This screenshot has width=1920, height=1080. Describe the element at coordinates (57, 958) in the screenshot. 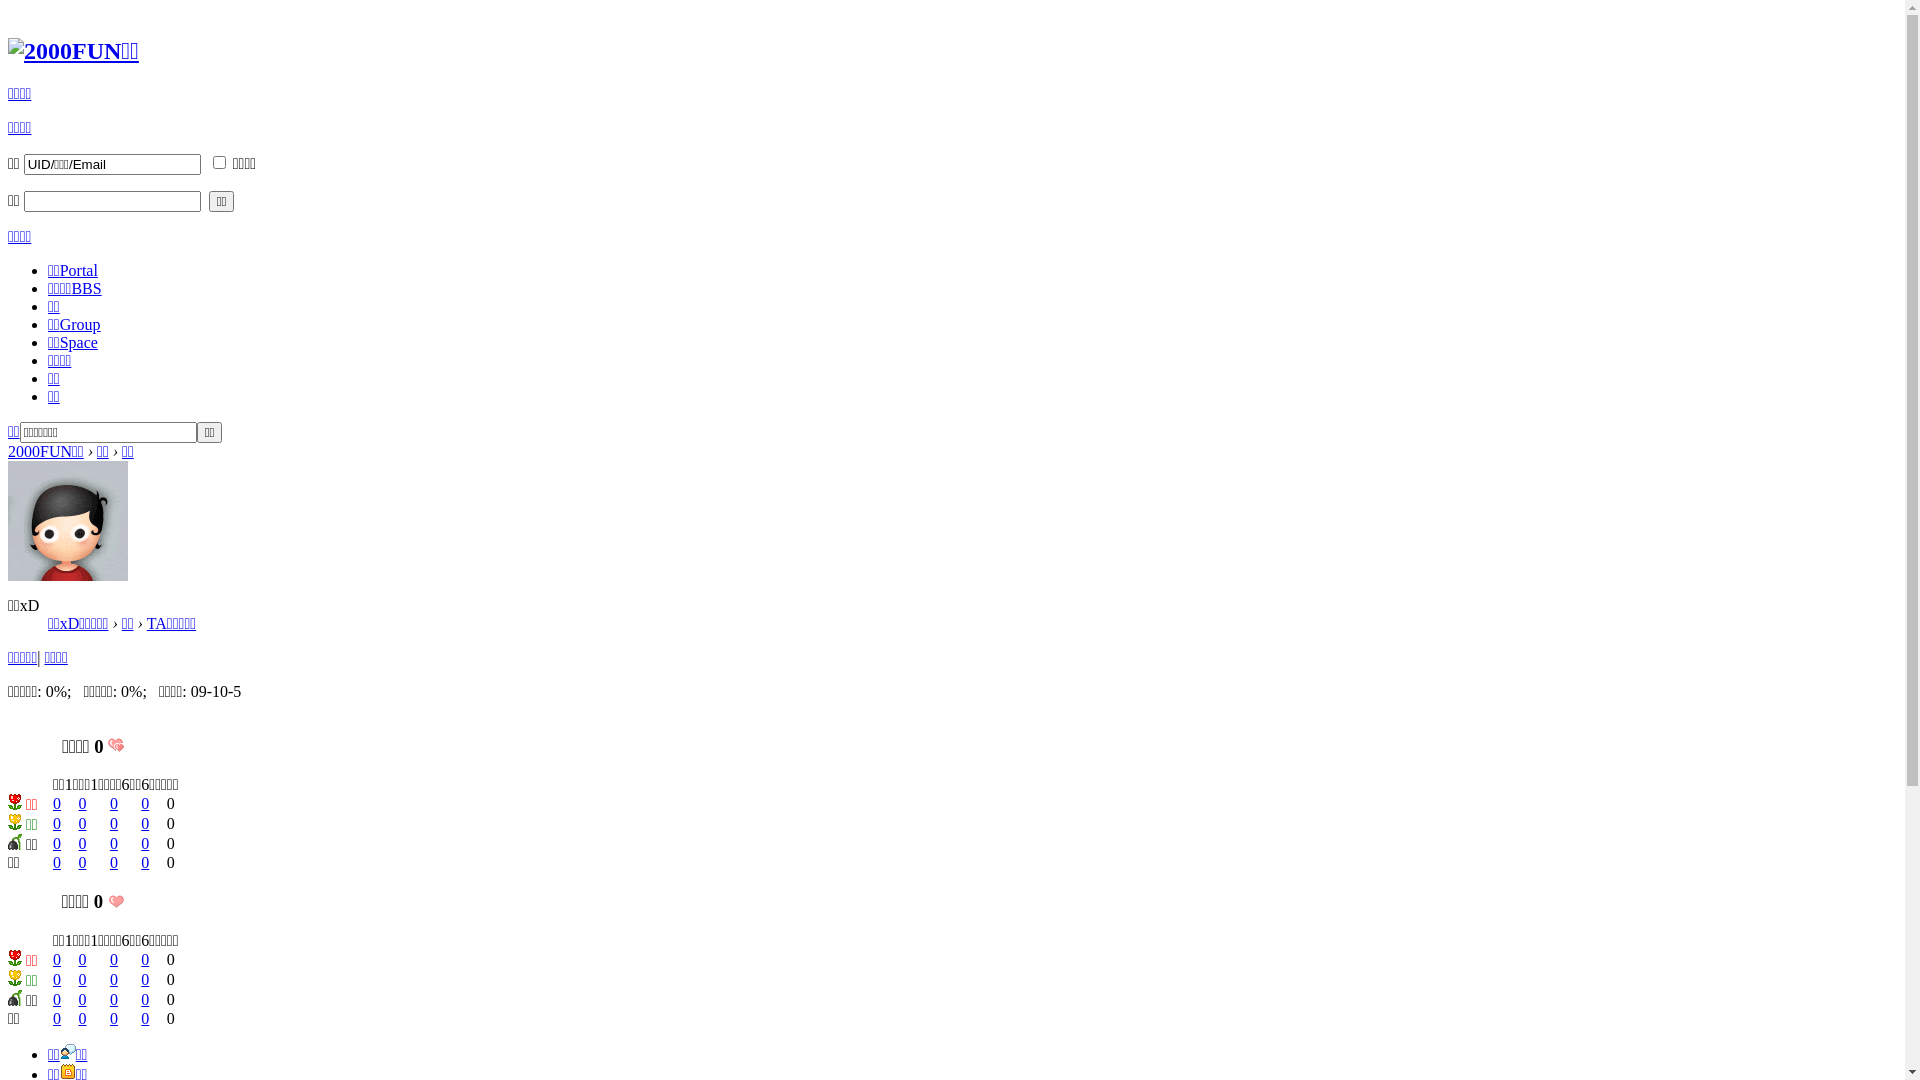

I see `'0'` at that location.